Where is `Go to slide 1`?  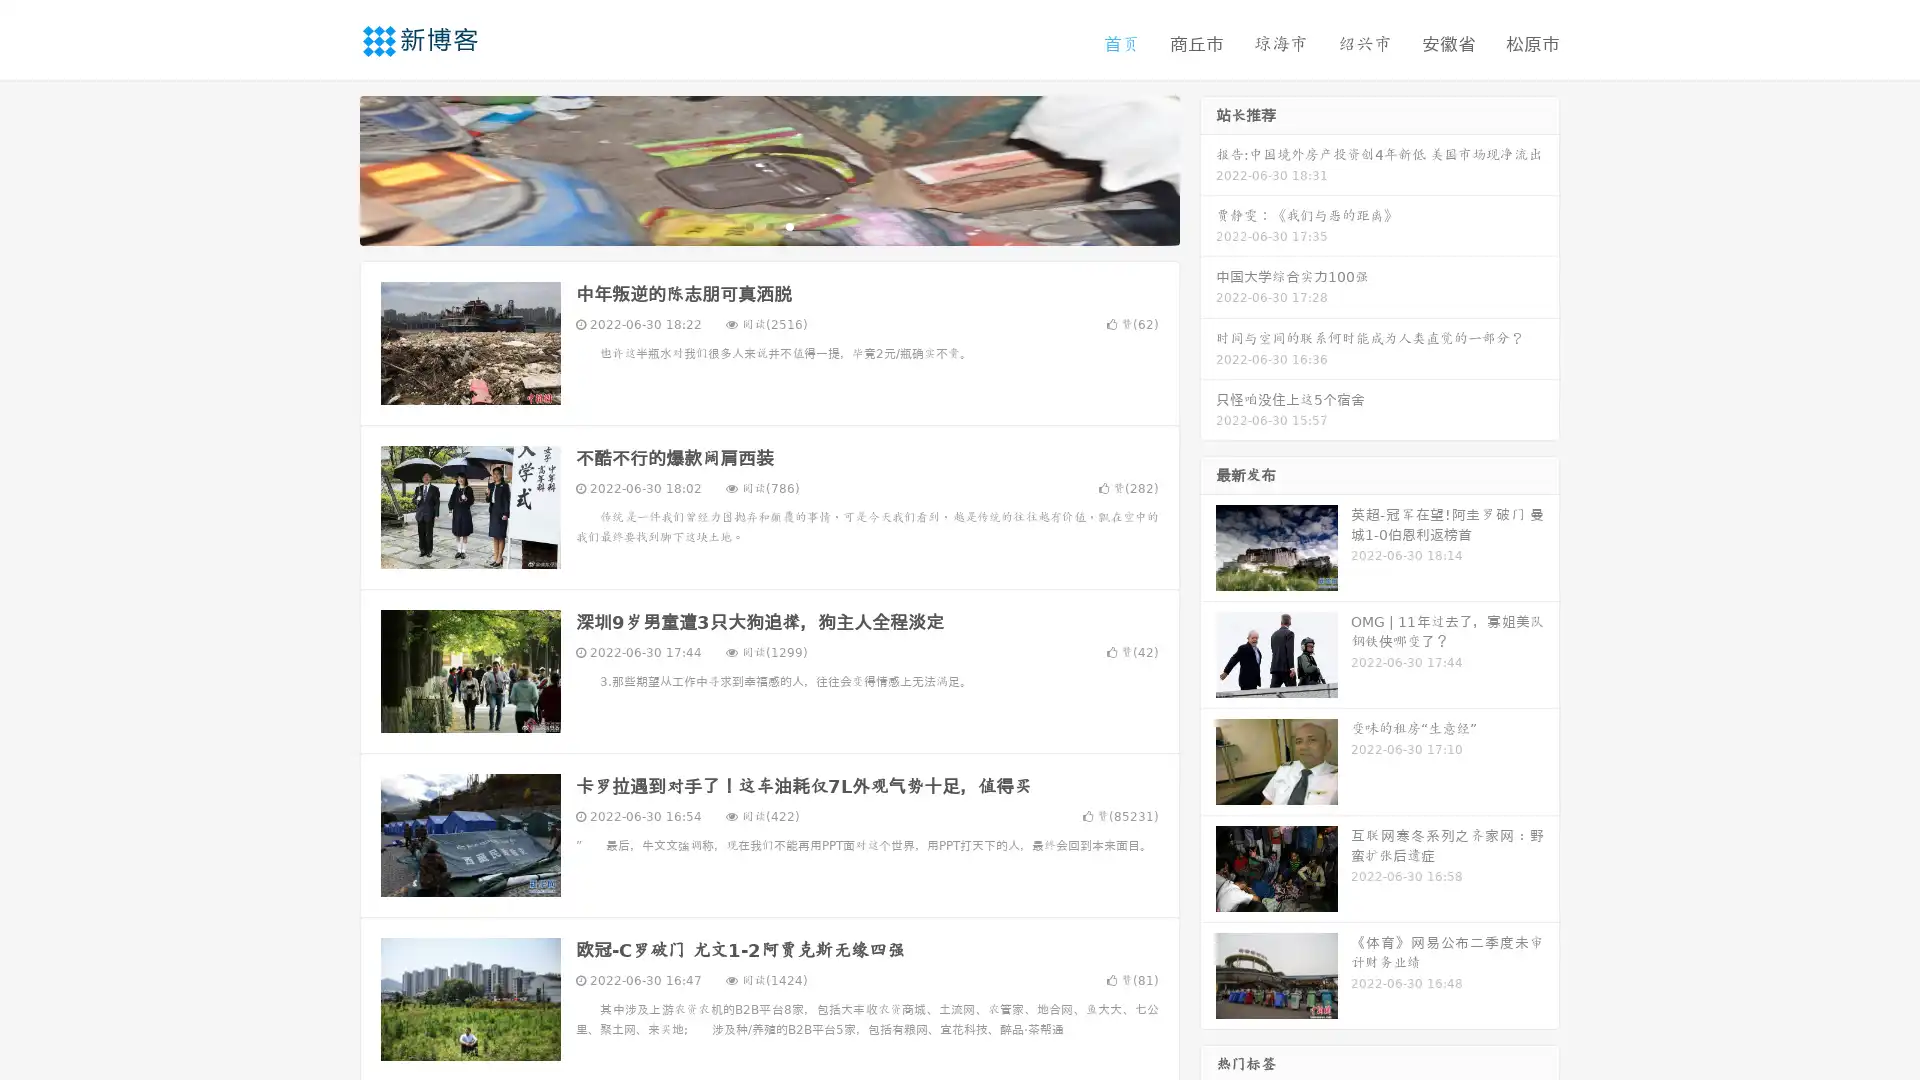
Go to slide 1 is located at coordinates (748, 225).